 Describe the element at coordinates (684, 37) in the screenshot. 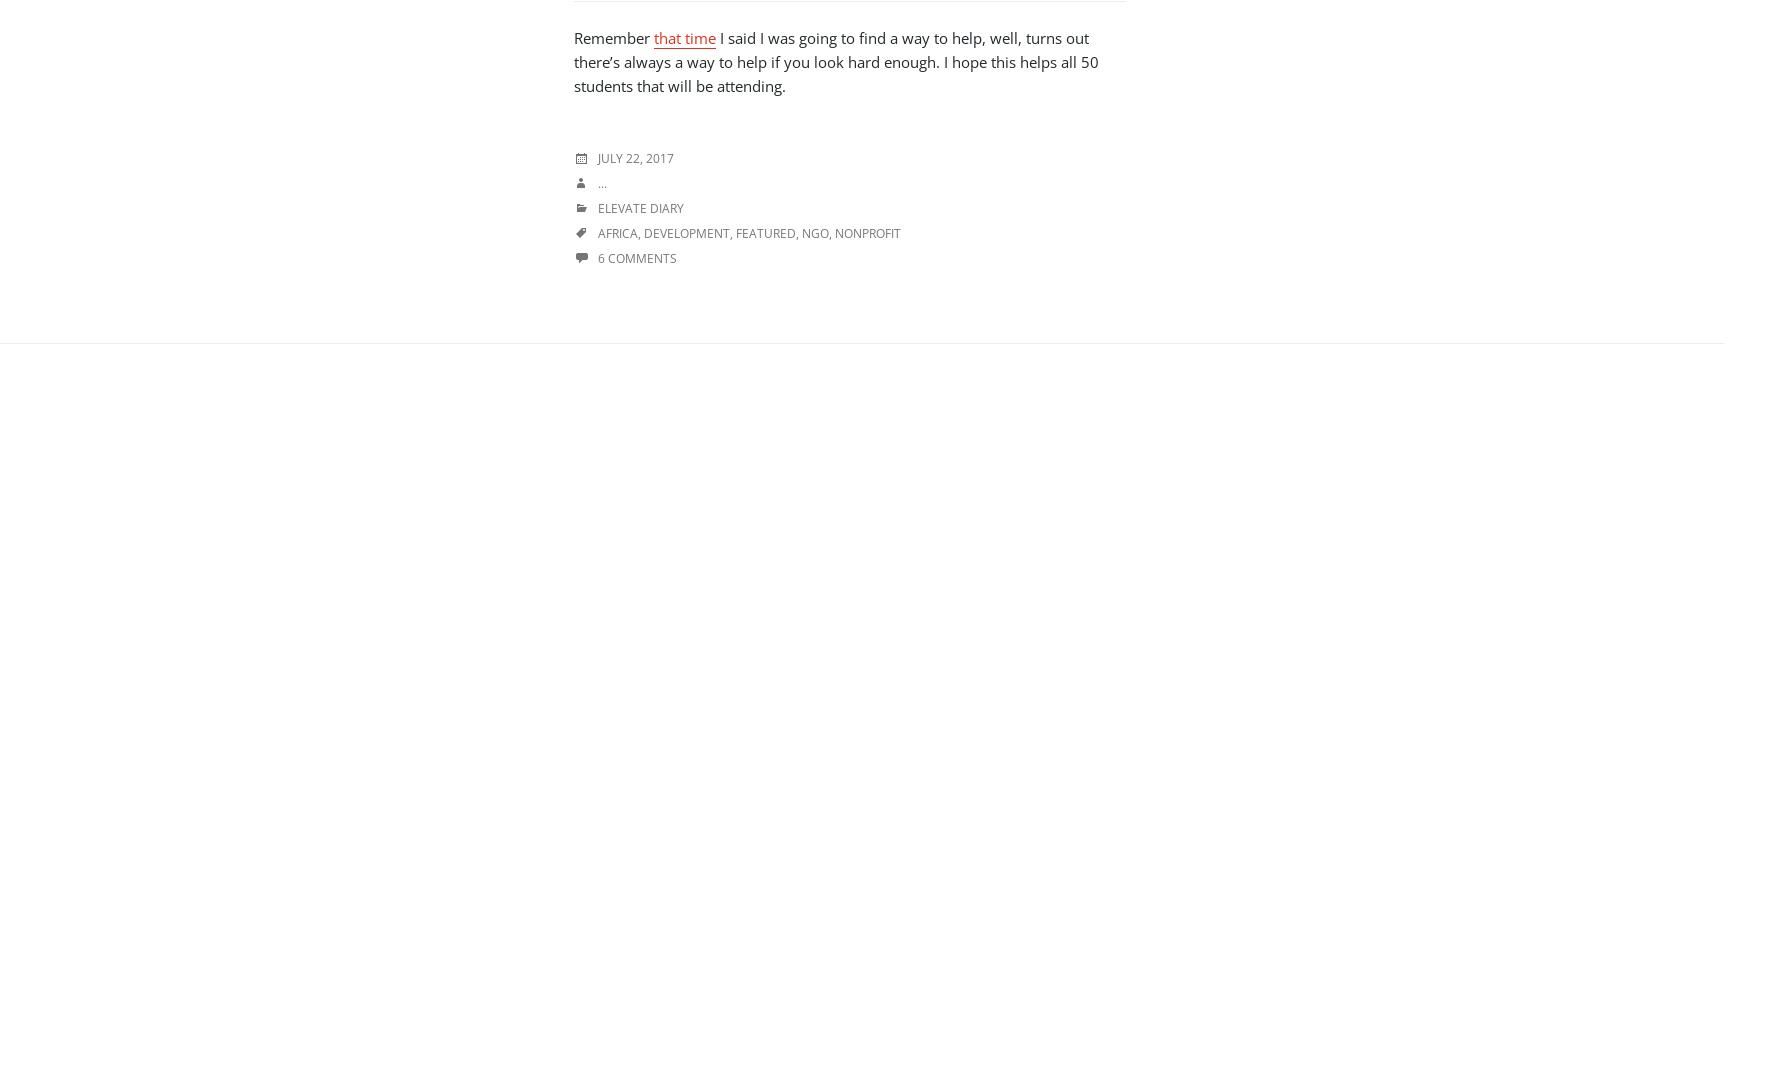

I see `'that time'` at that location.